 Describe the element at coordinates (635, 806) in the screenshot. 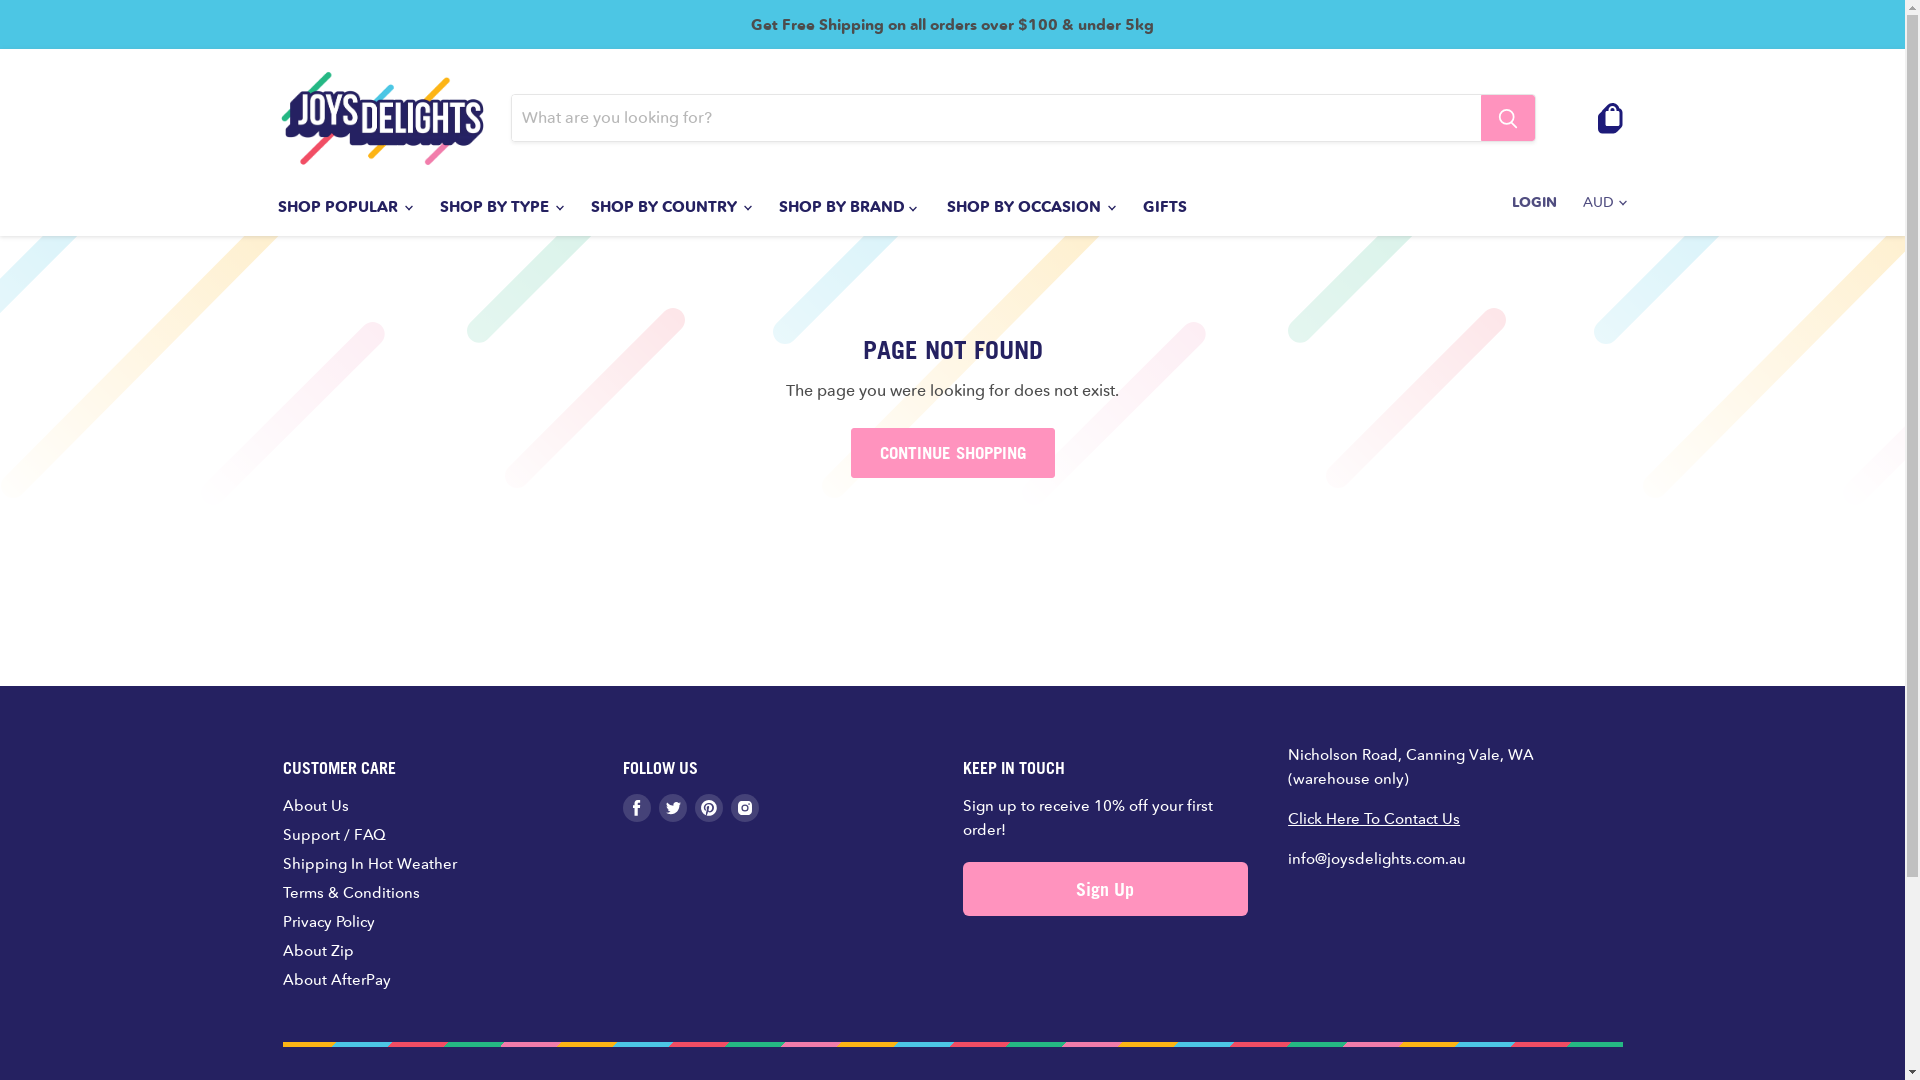

I see `'Find us on Facebook'` at that location.